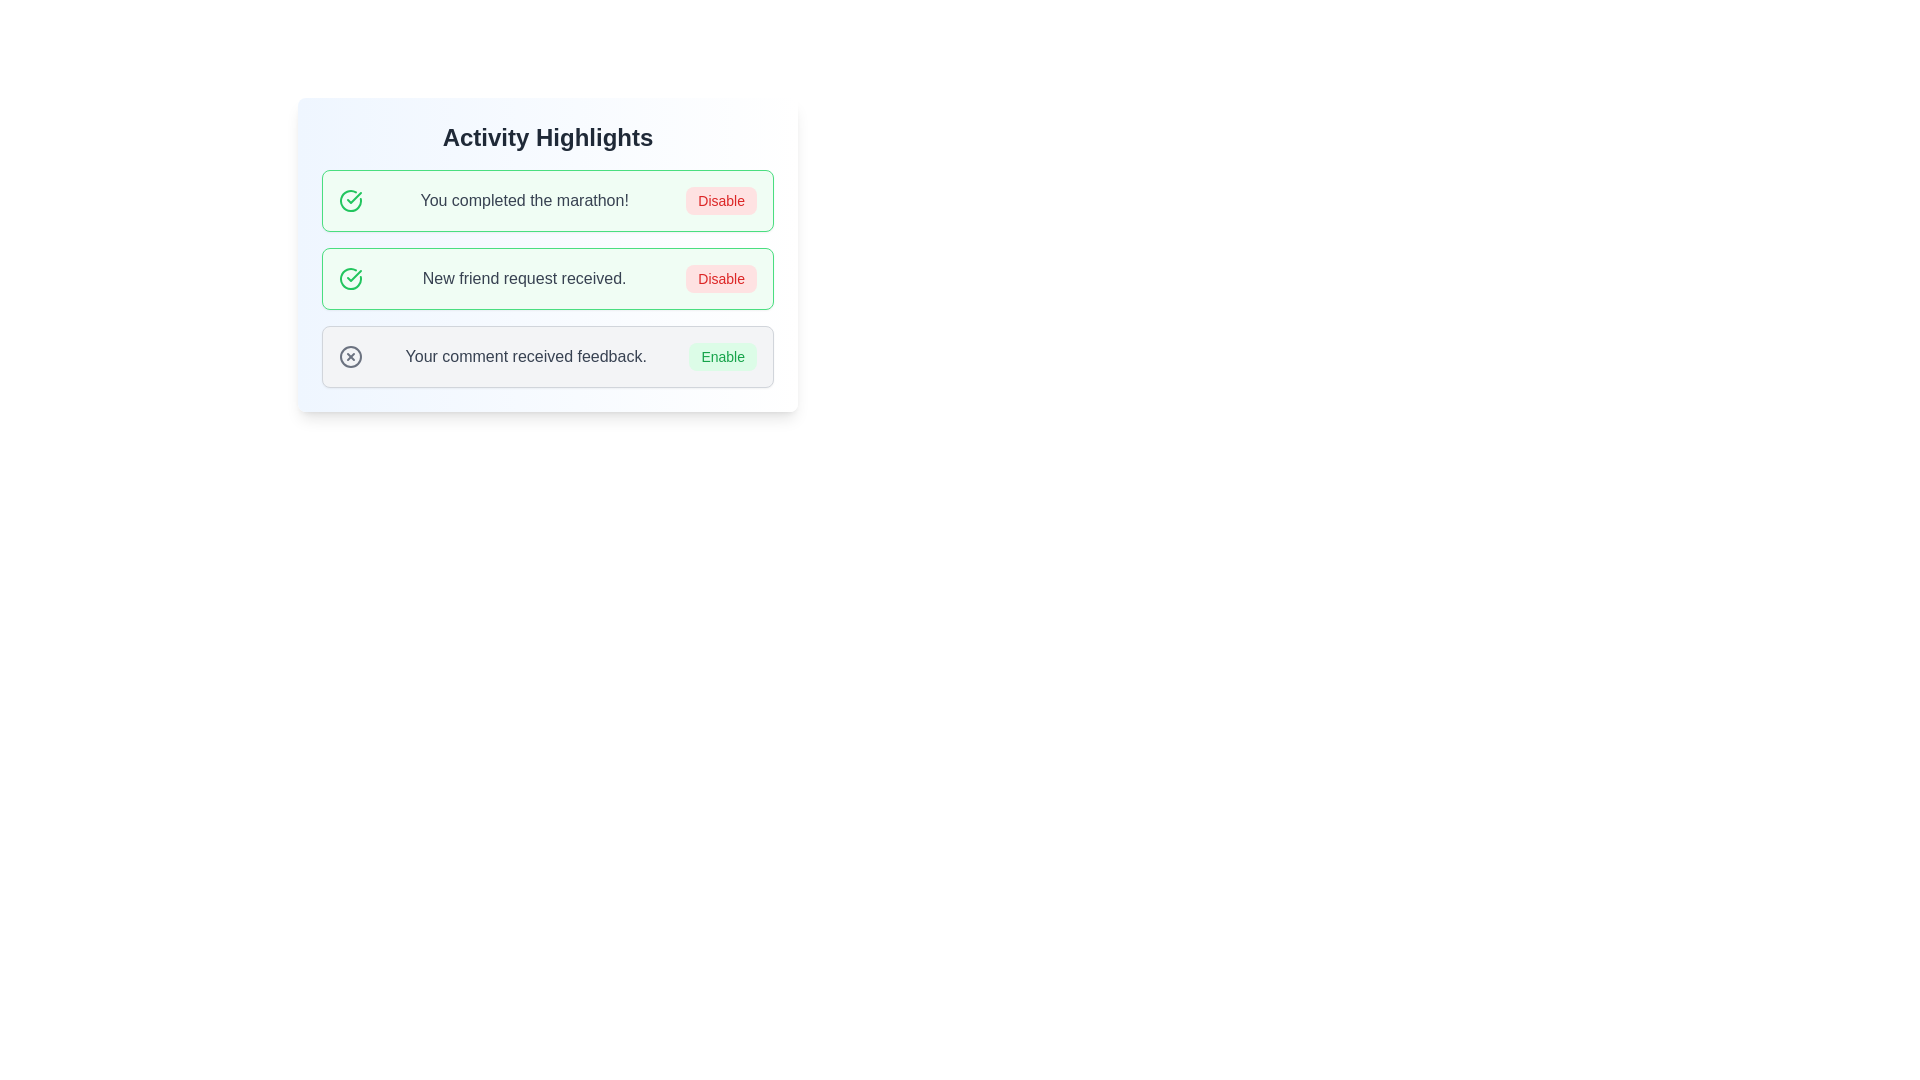 The width and height of the screenshot is (1920, 1080). What do you see at coordinates (547, 356) in the screenshot?
I see `the 'Enable' button on the Notification card about feedback received on a comment, which is located in the bottom section of the list under 'Activity Highlights'` at bounding box center [547, 356].